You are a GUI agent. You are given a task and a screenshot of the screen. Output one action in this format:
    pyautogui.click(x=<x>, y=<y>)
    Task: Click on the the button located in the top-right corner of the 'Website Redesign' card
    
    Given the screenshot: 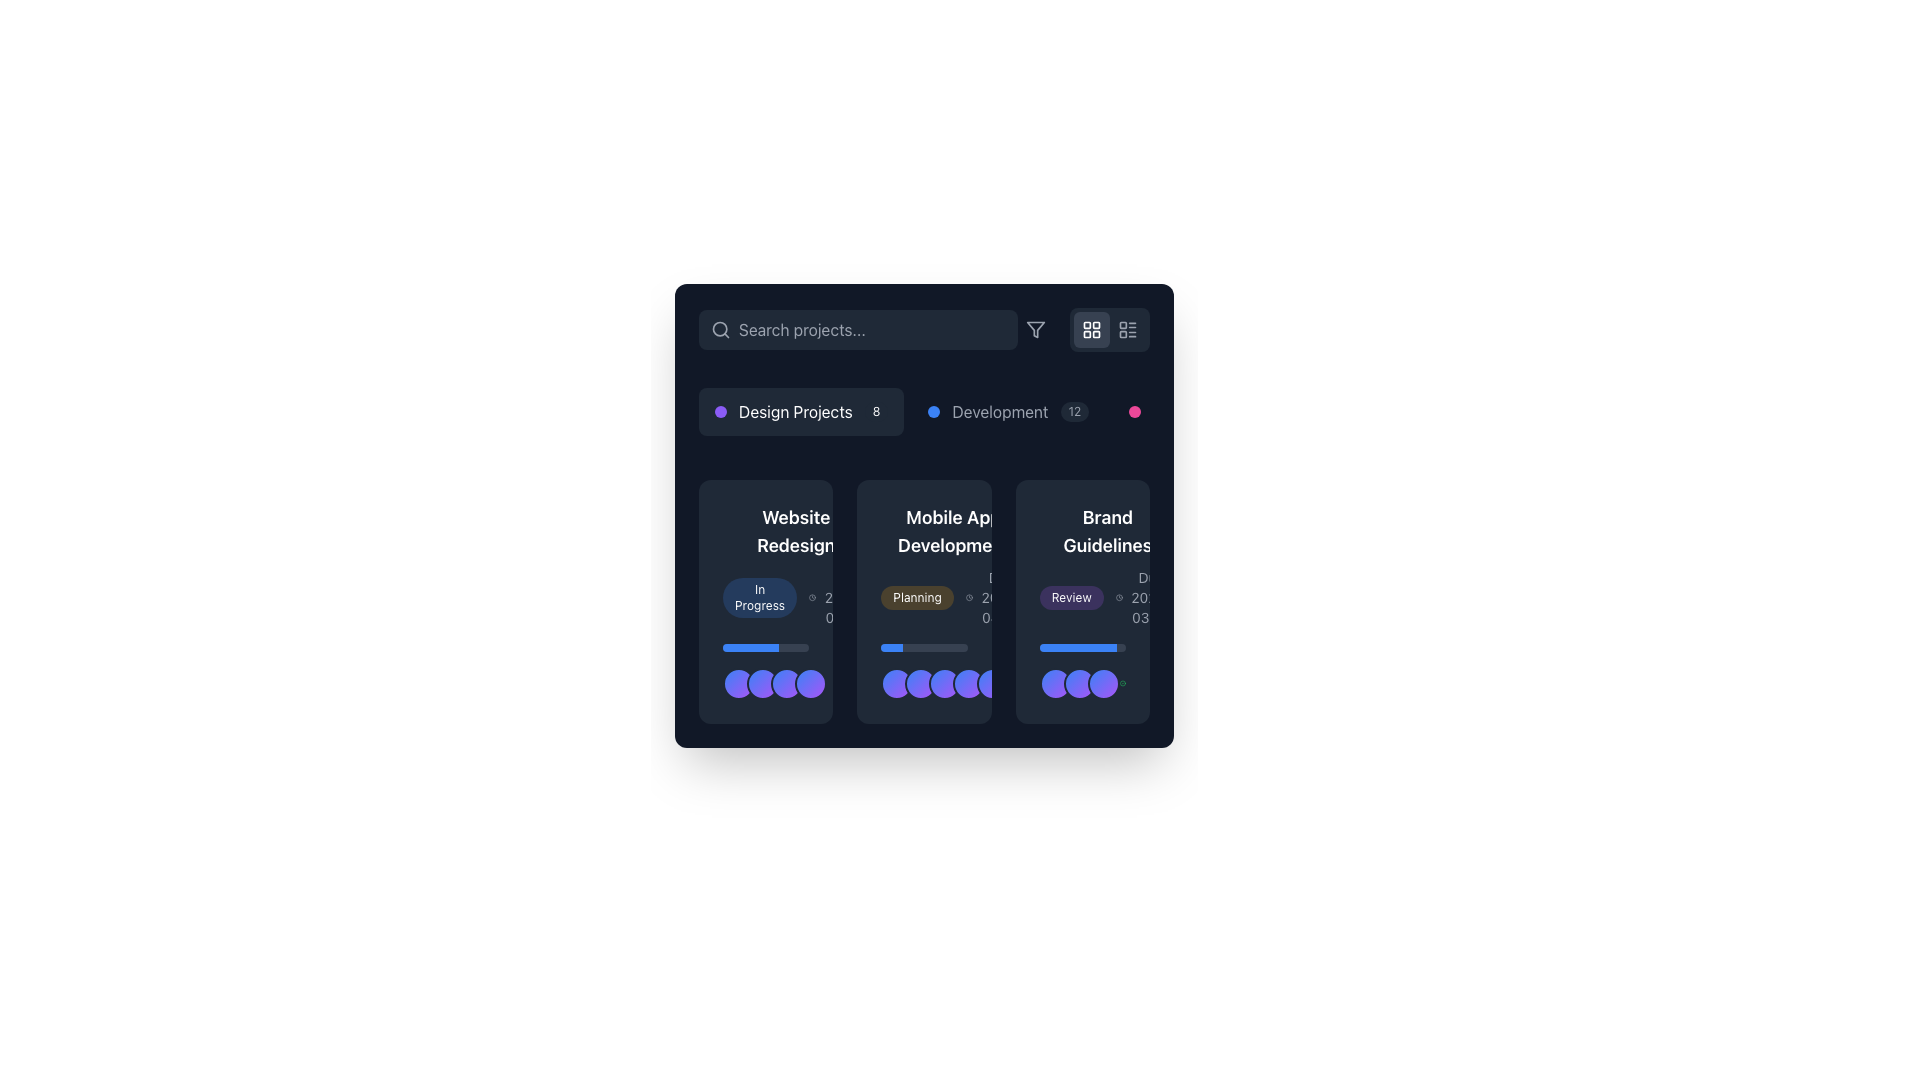 What is the action you would take?
    pyautogui.click(x=886, y=520)
    